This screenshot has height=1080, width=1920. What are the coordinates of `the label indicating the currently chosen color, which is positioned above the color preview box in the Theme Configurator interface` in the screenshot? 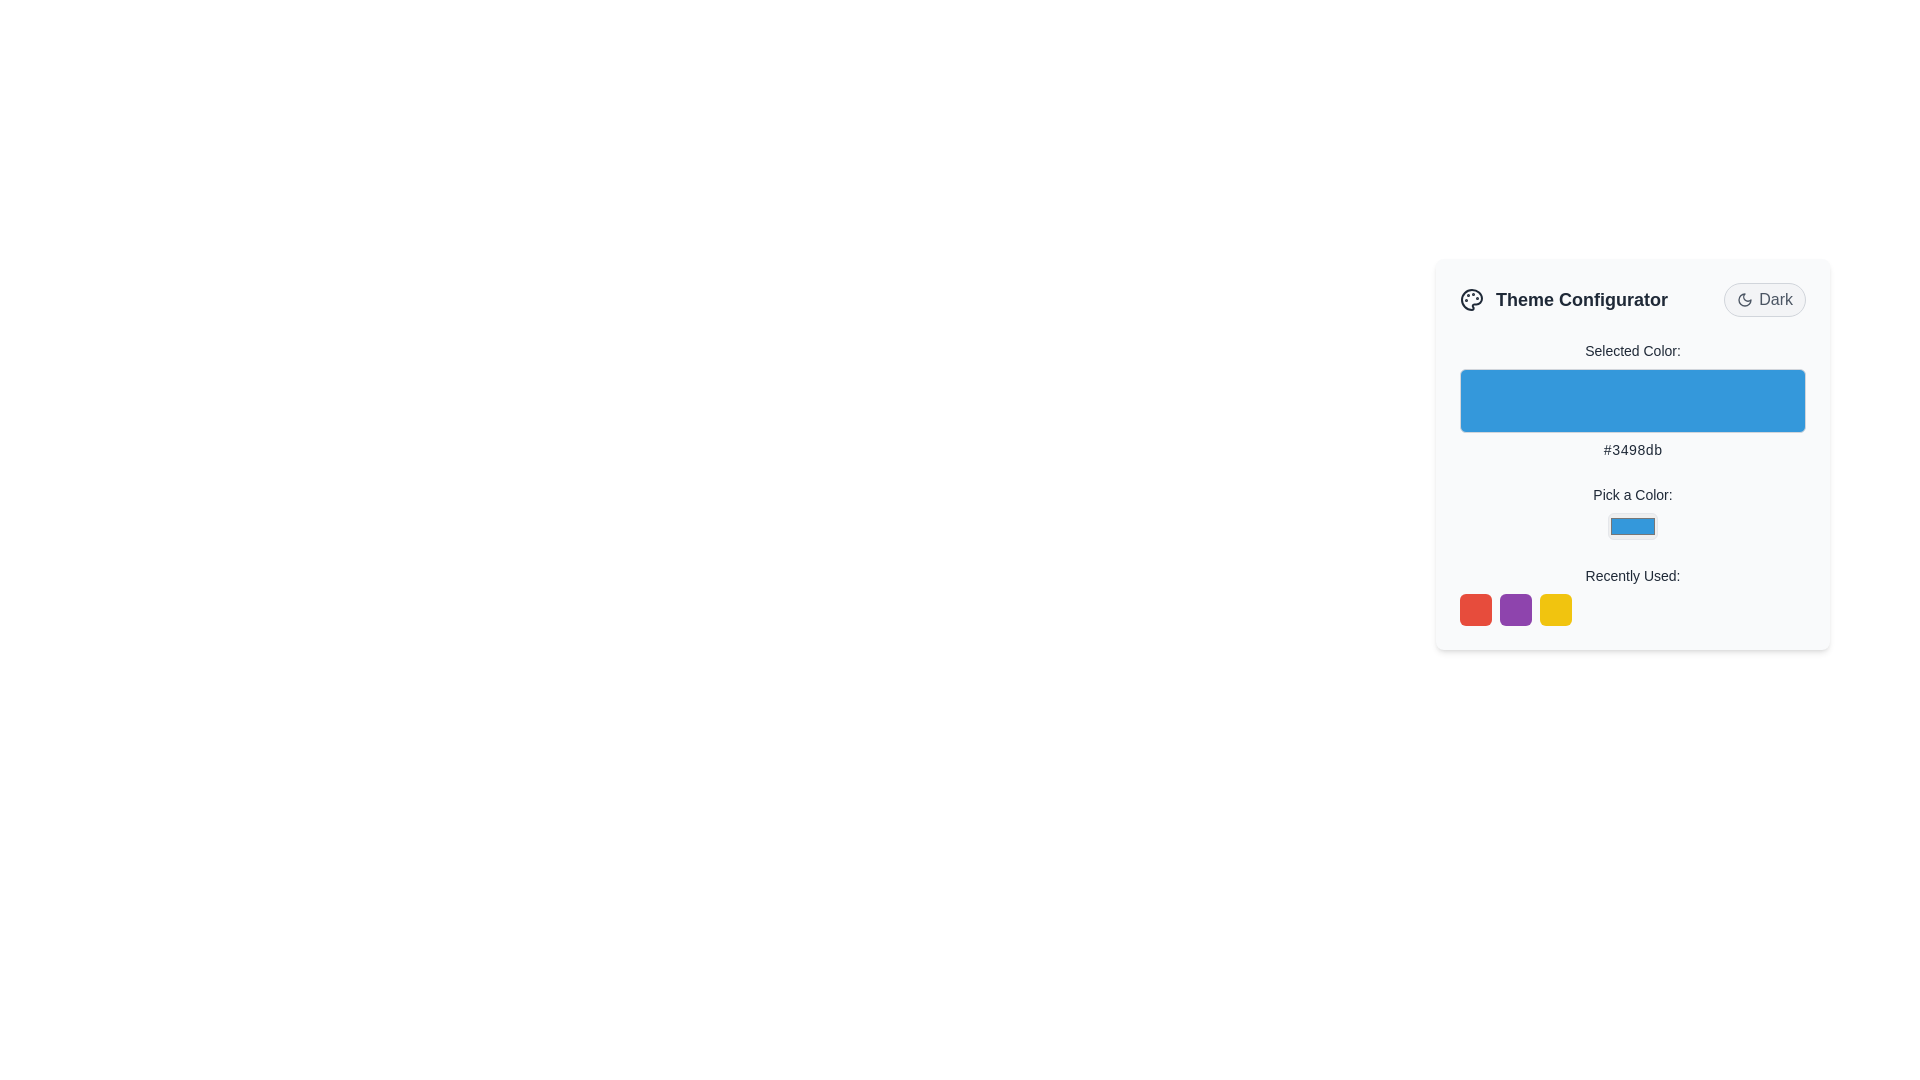 It's located at (1632, 350).